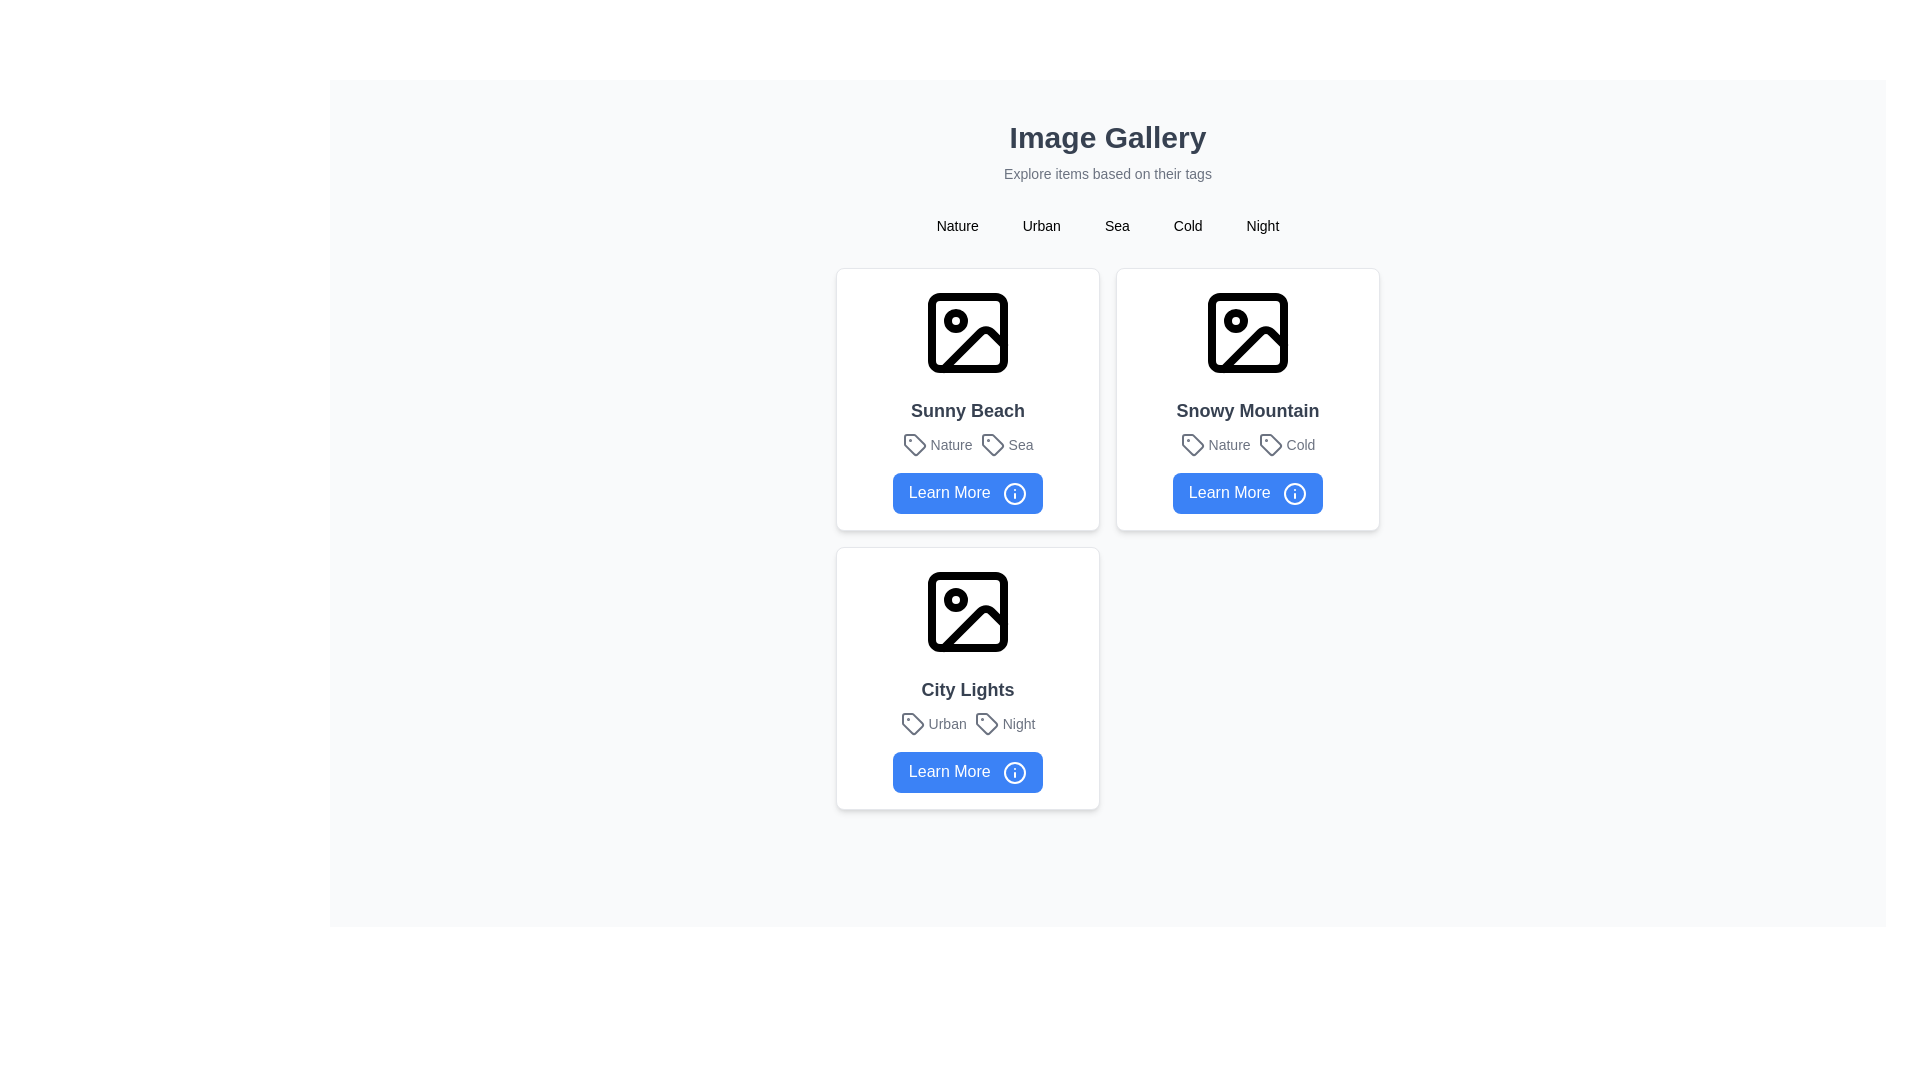 The height and width of the screenshot is (1080, 1920). What do you see at coordinates (968, 410) in the screenshot?
I see `text content of the label displaying 'Sunny Beach', which is prominently styled in bold, large font and dark gray color, located within the leftmost item card above the 'Learn More' button` at bounding box center [968, 410].